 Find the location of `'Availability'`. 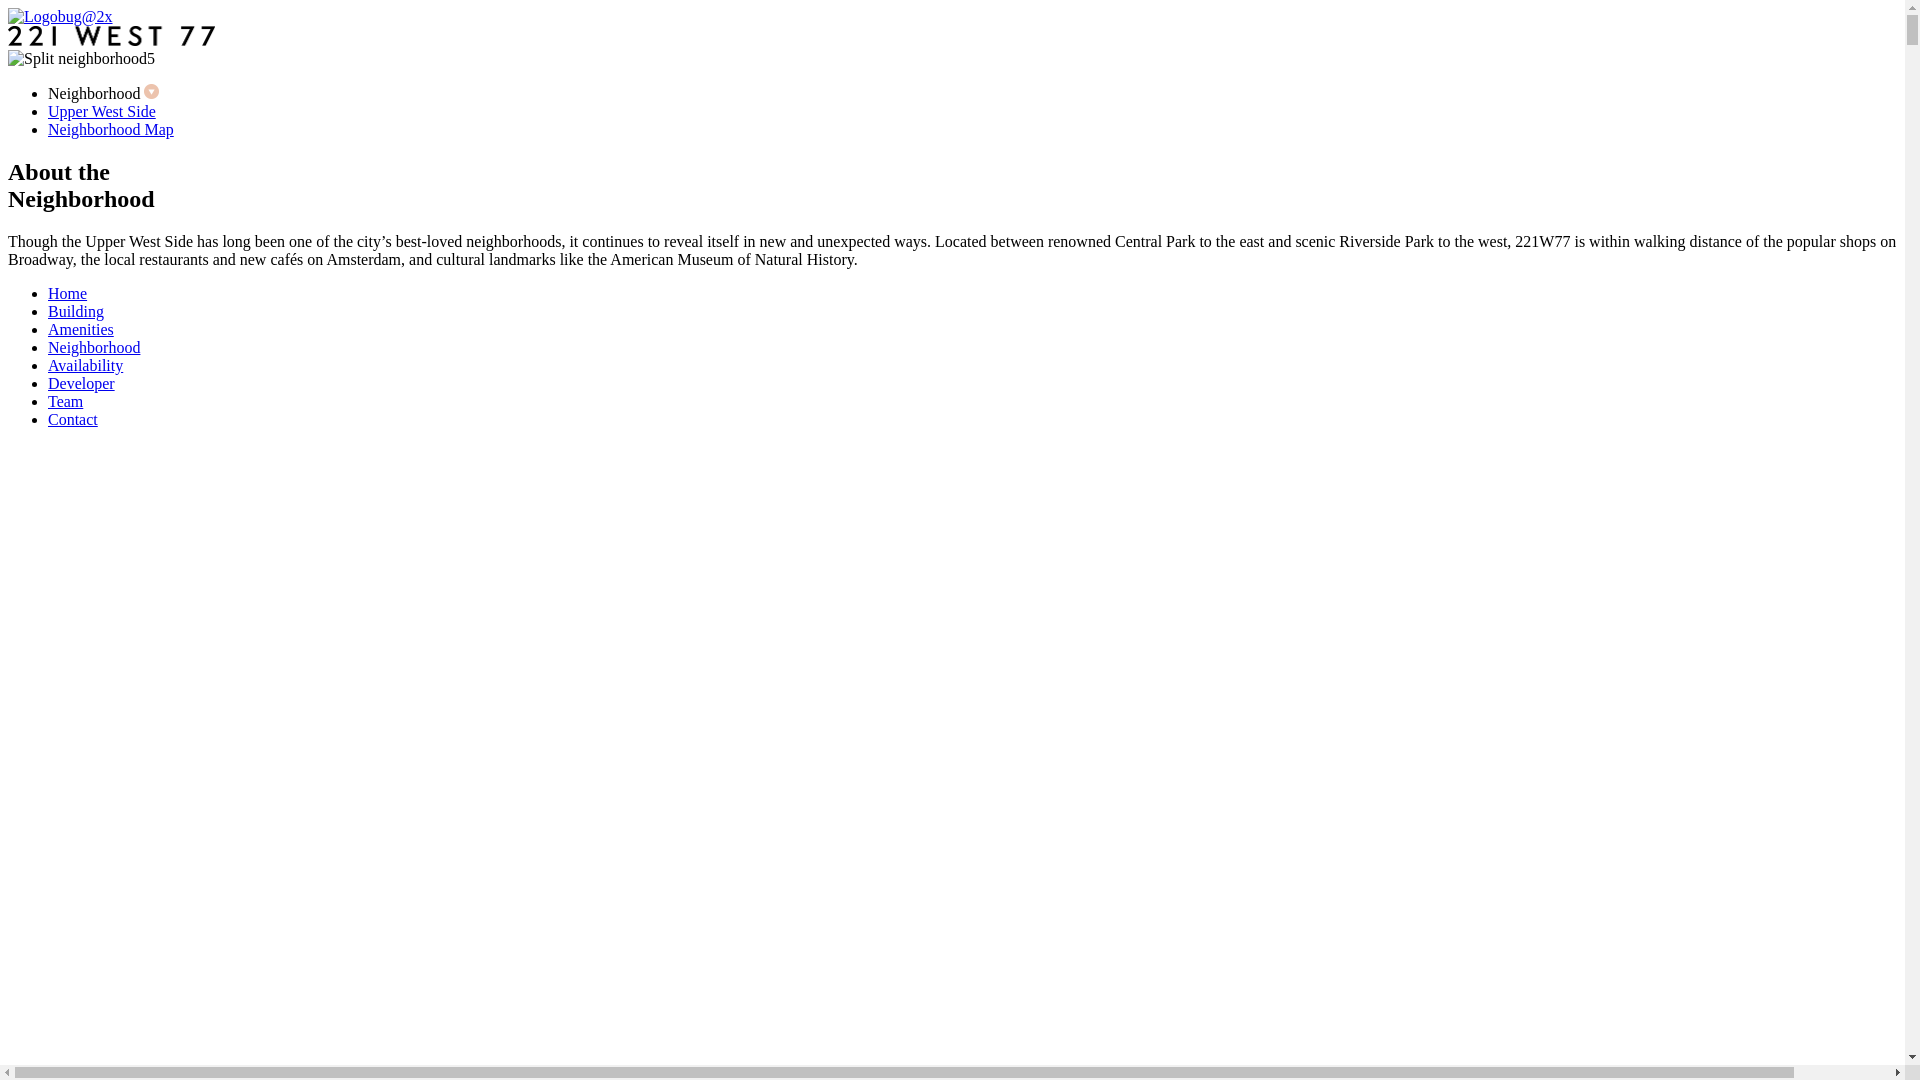

'Availability' is located at coordinates (84, 365).